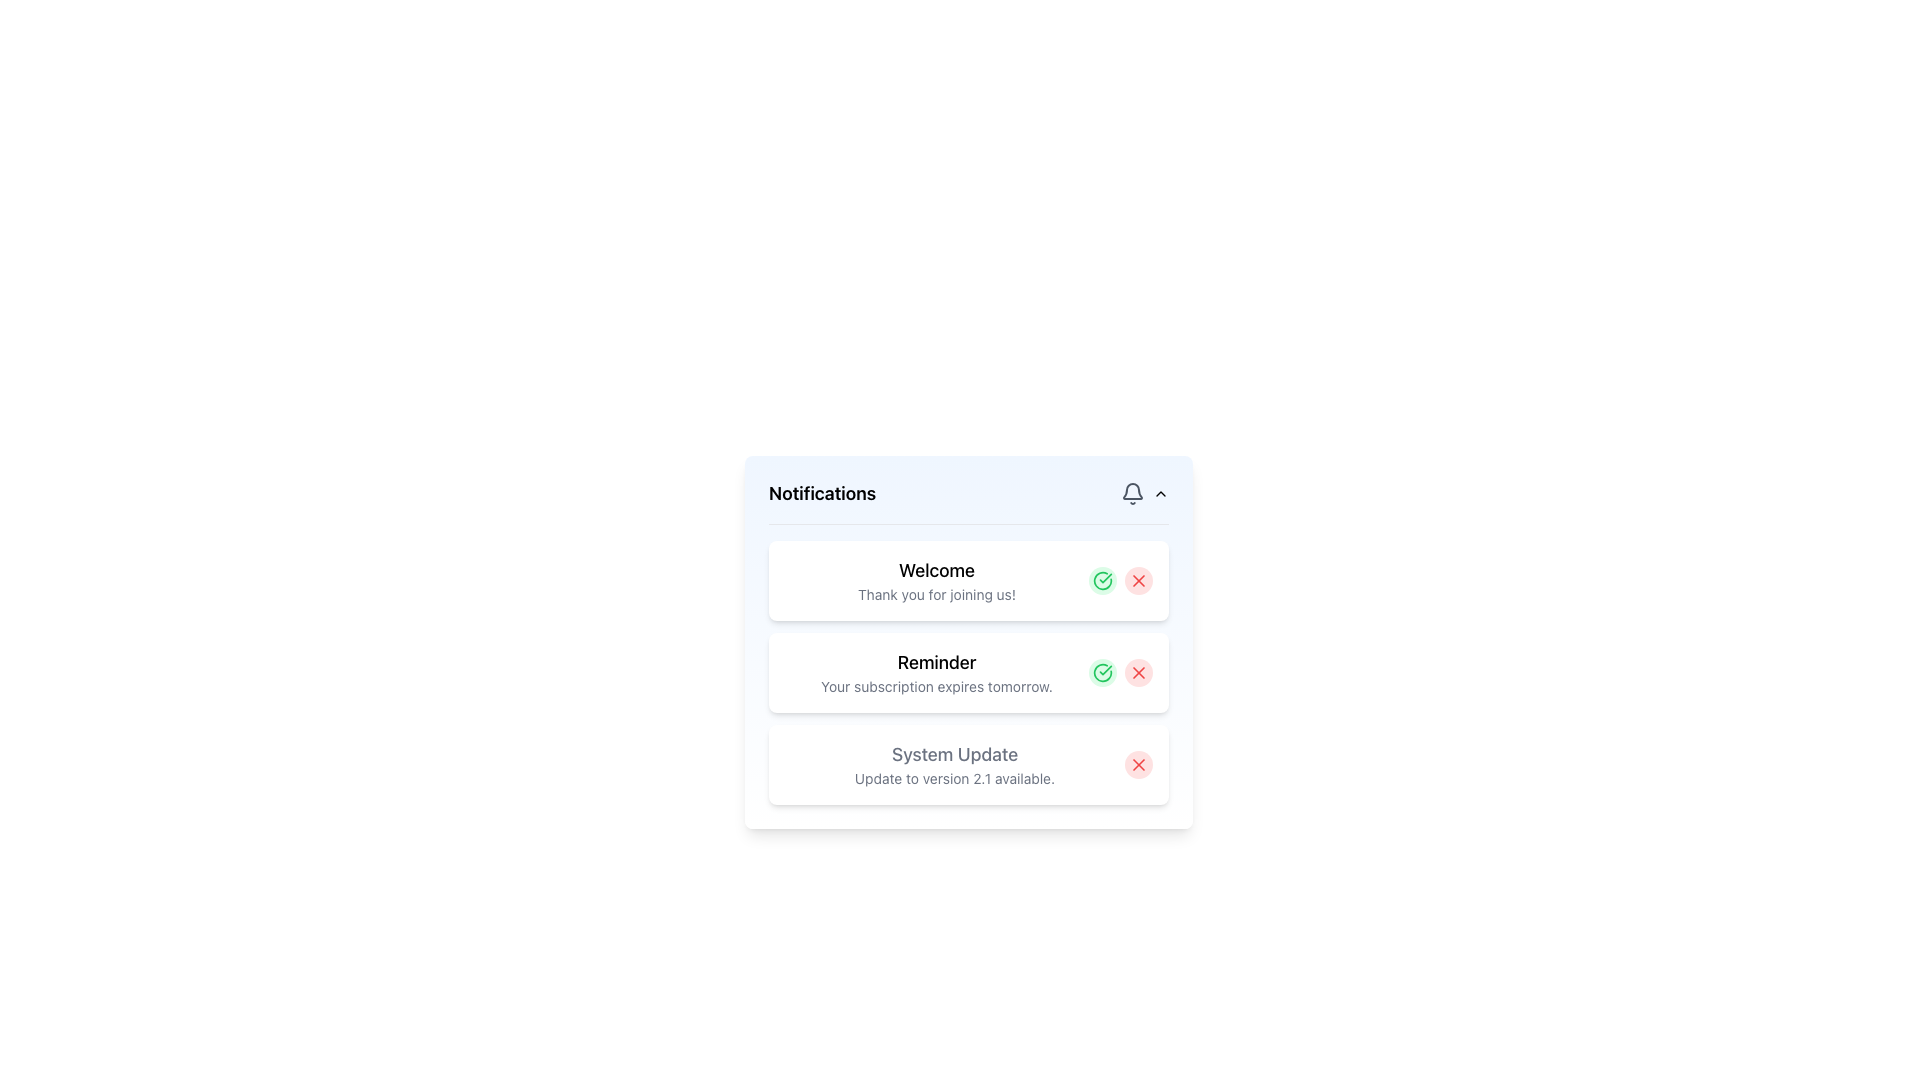  I want to click on the 'Reminder' text label element located in the second notification card from the top in the notification list, so click(935, 663).